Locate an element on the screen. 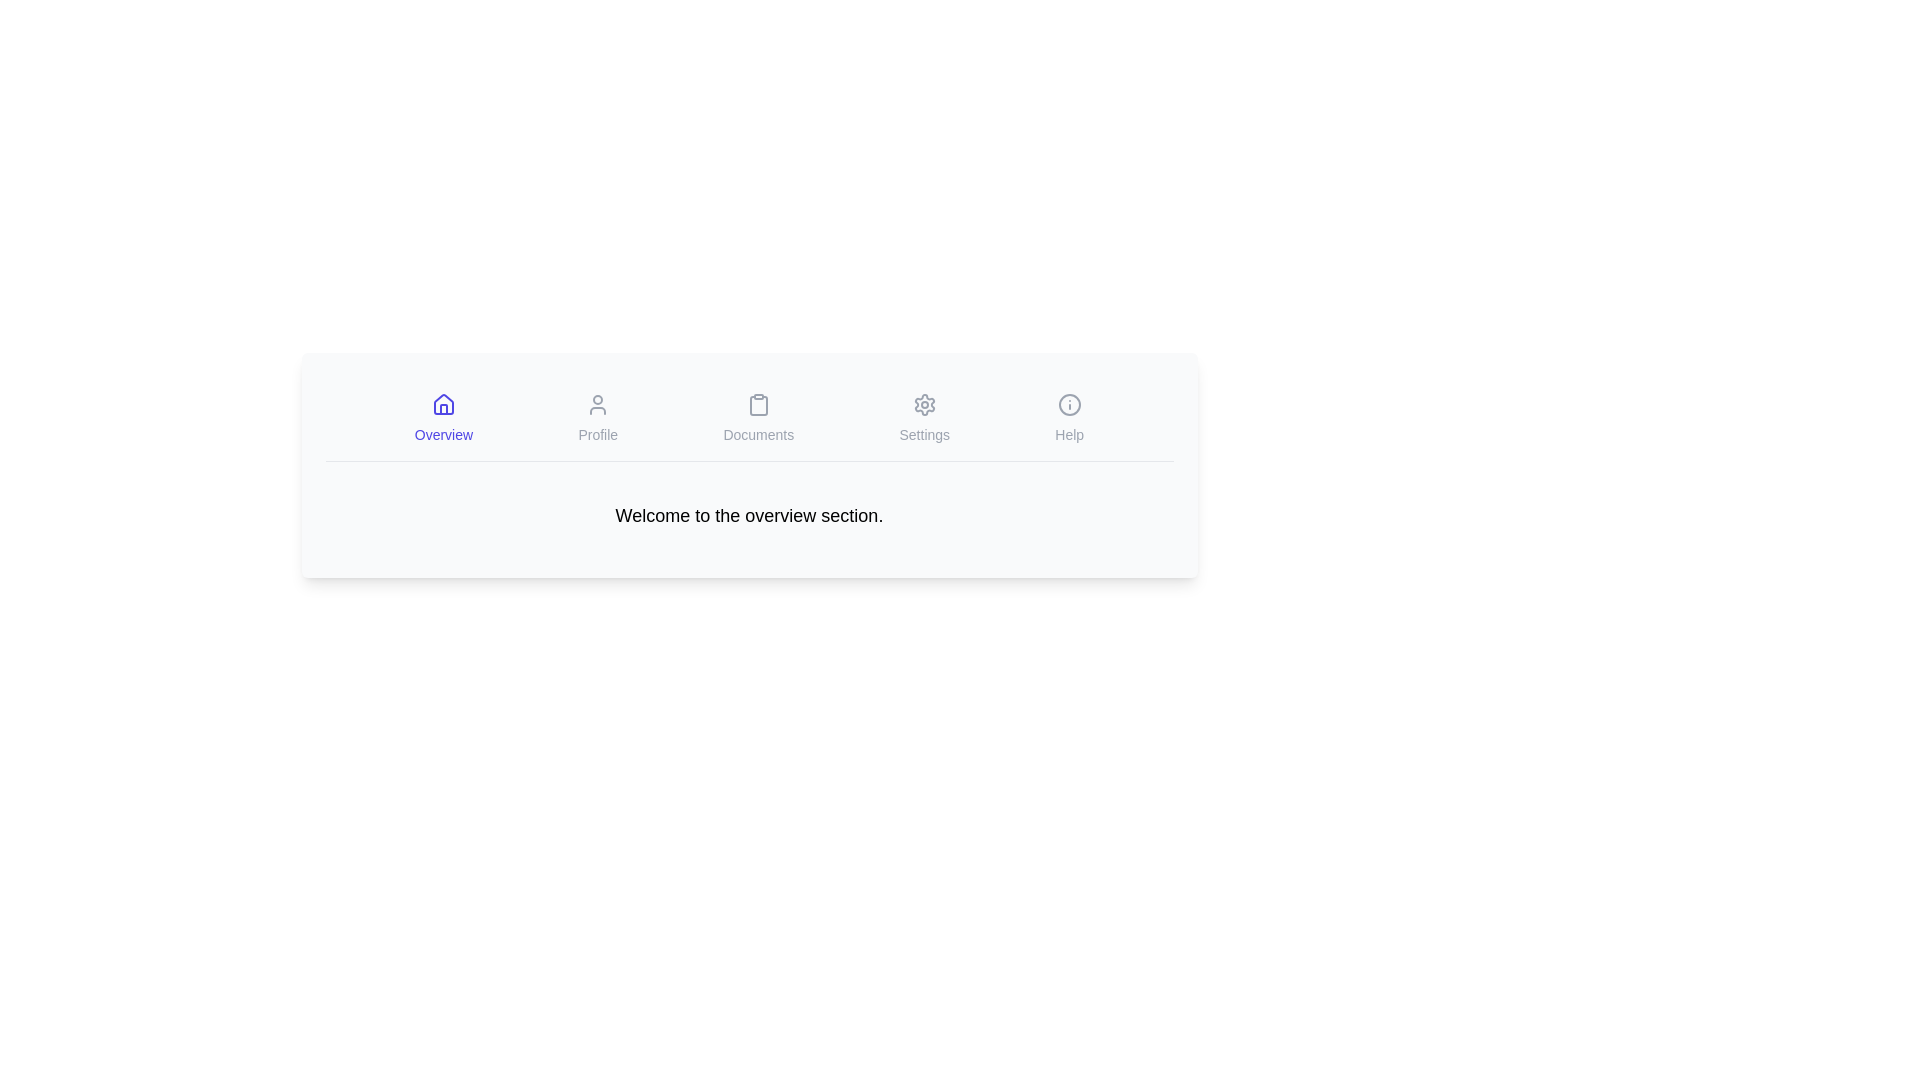  the 'Overview' navigation icon located at the top center of the interface is located at coordinates (442, 405).